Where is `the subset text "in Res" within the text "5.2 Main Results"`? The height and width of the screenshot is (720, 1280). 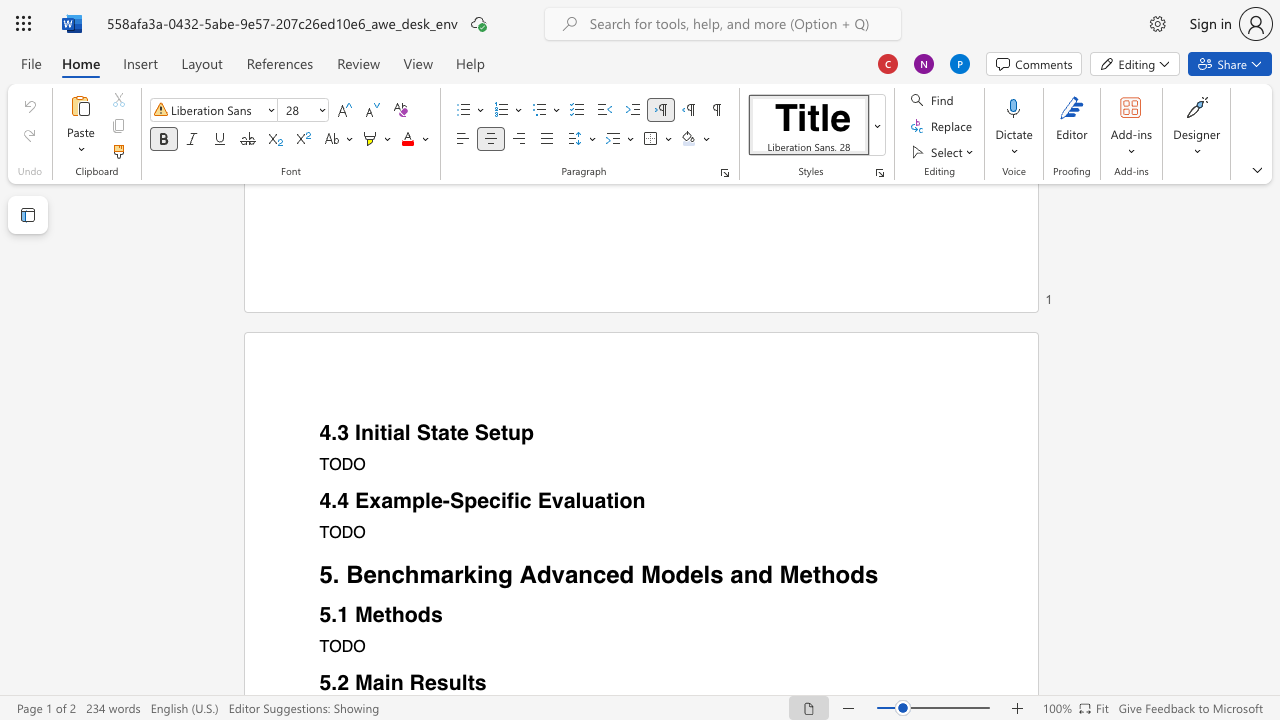 the subset text "in Res" within the text "5.2 Main Results" is located at coordinates (384, 682).